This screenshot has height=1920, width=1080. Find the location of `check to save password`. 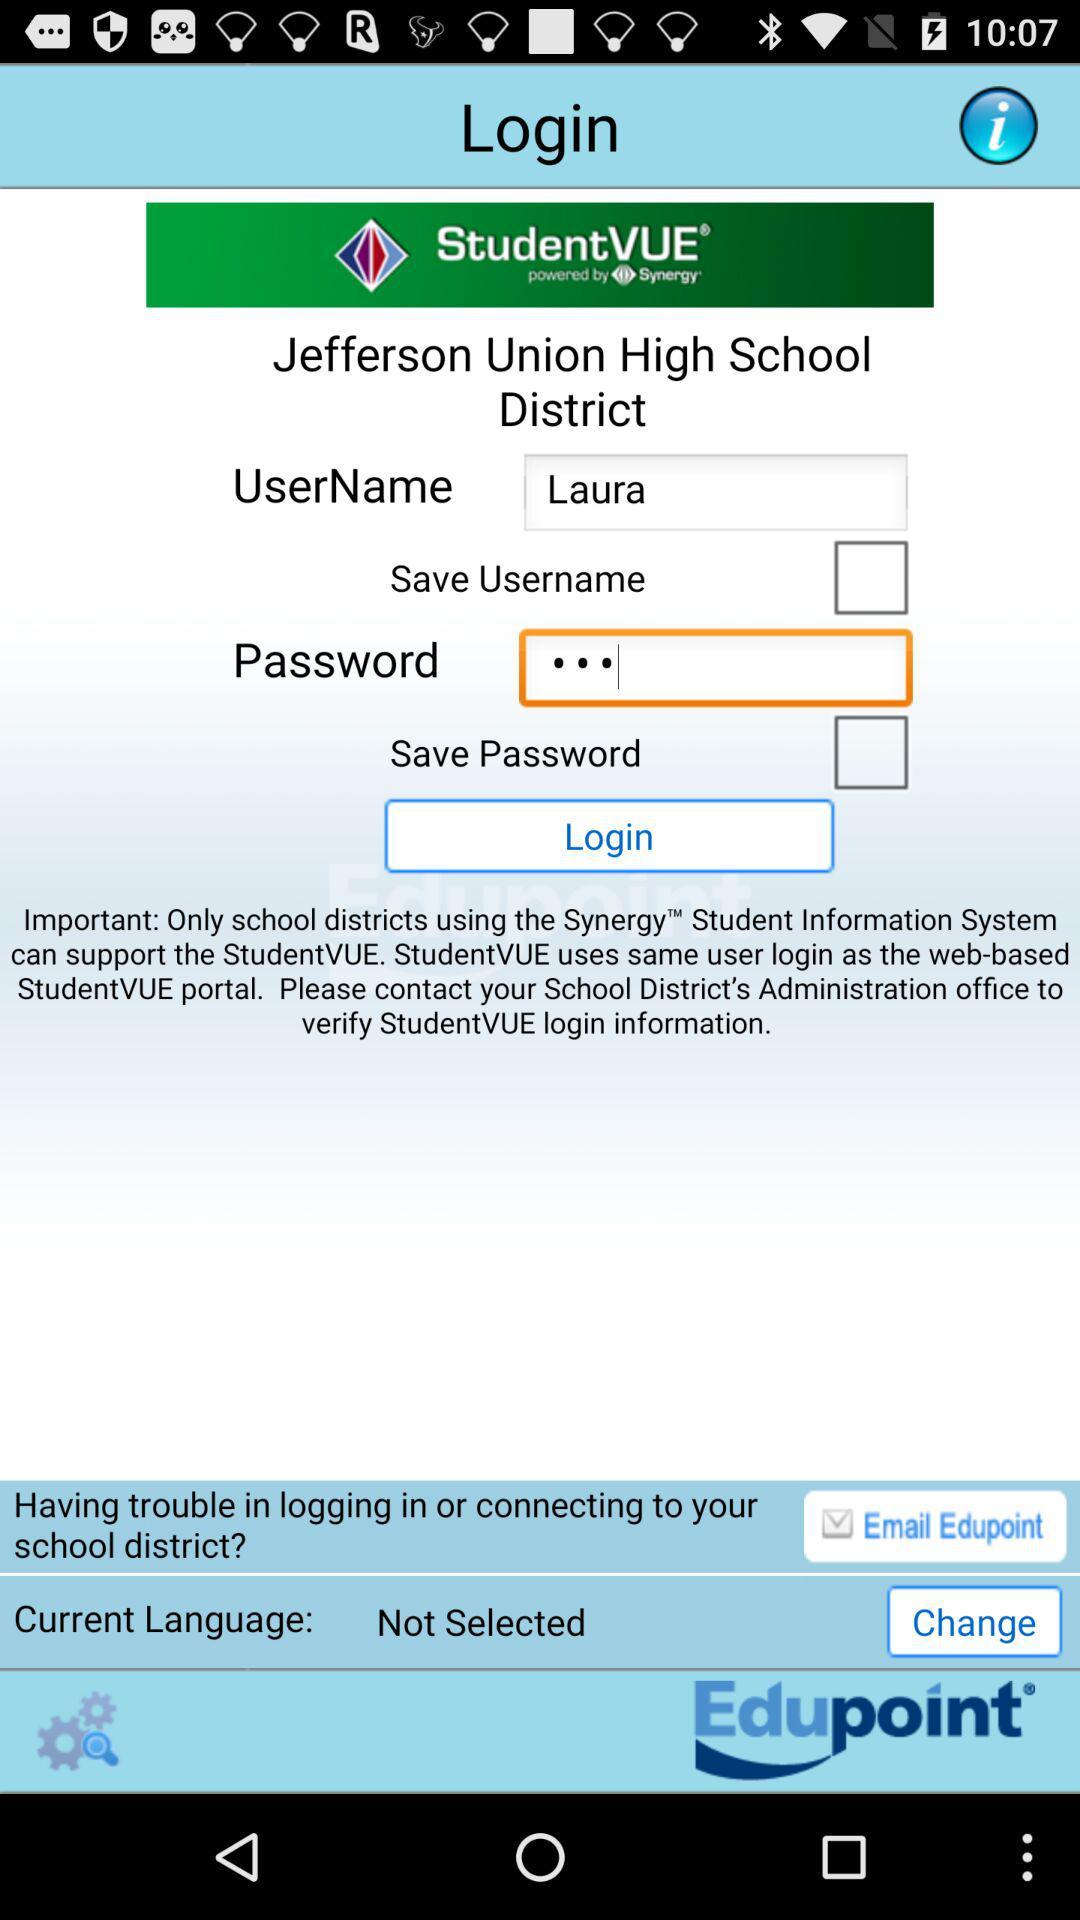

check to save password is located at coordinates (865, 749).